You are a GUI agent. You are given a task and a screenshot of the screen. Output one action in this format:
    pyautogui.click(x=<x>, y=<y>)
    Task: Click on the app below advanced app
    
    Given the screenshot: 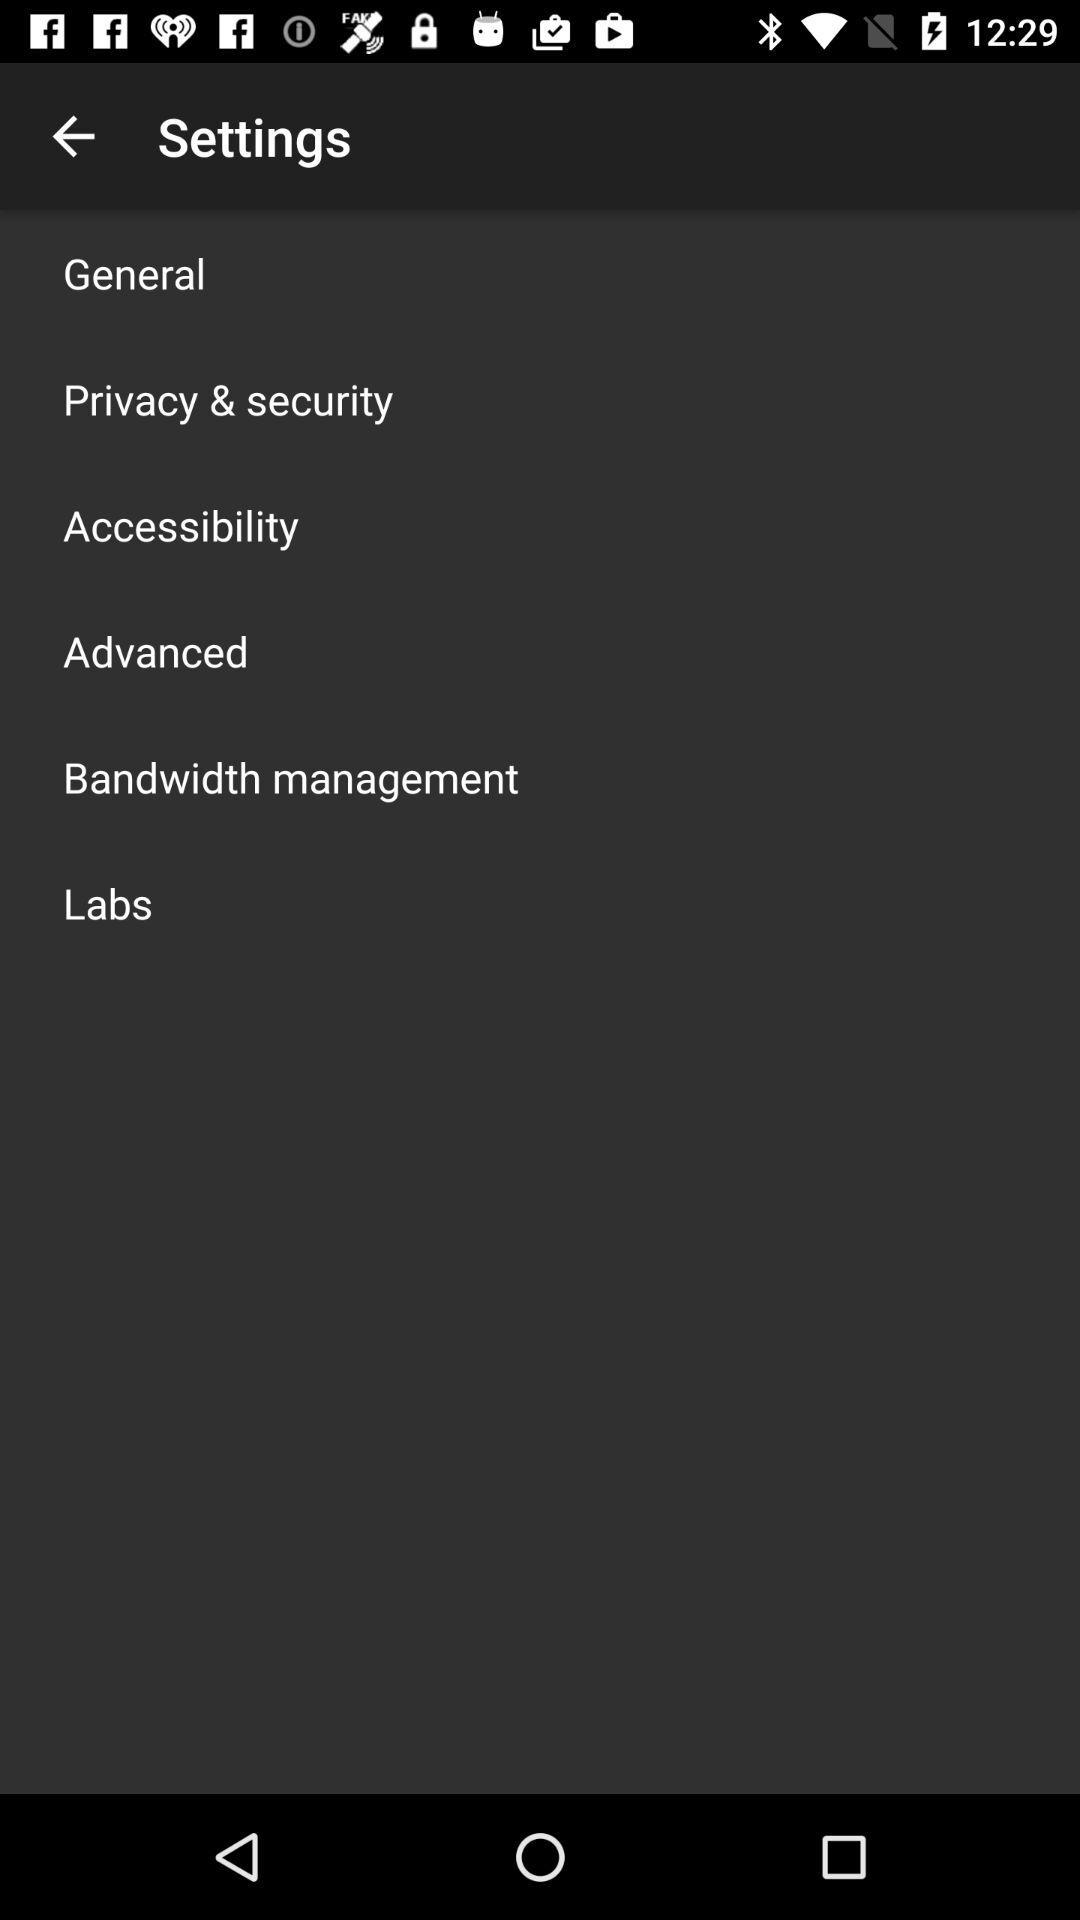 What is the action you would take?
    pyautogui.click(x=290, y=776)
    